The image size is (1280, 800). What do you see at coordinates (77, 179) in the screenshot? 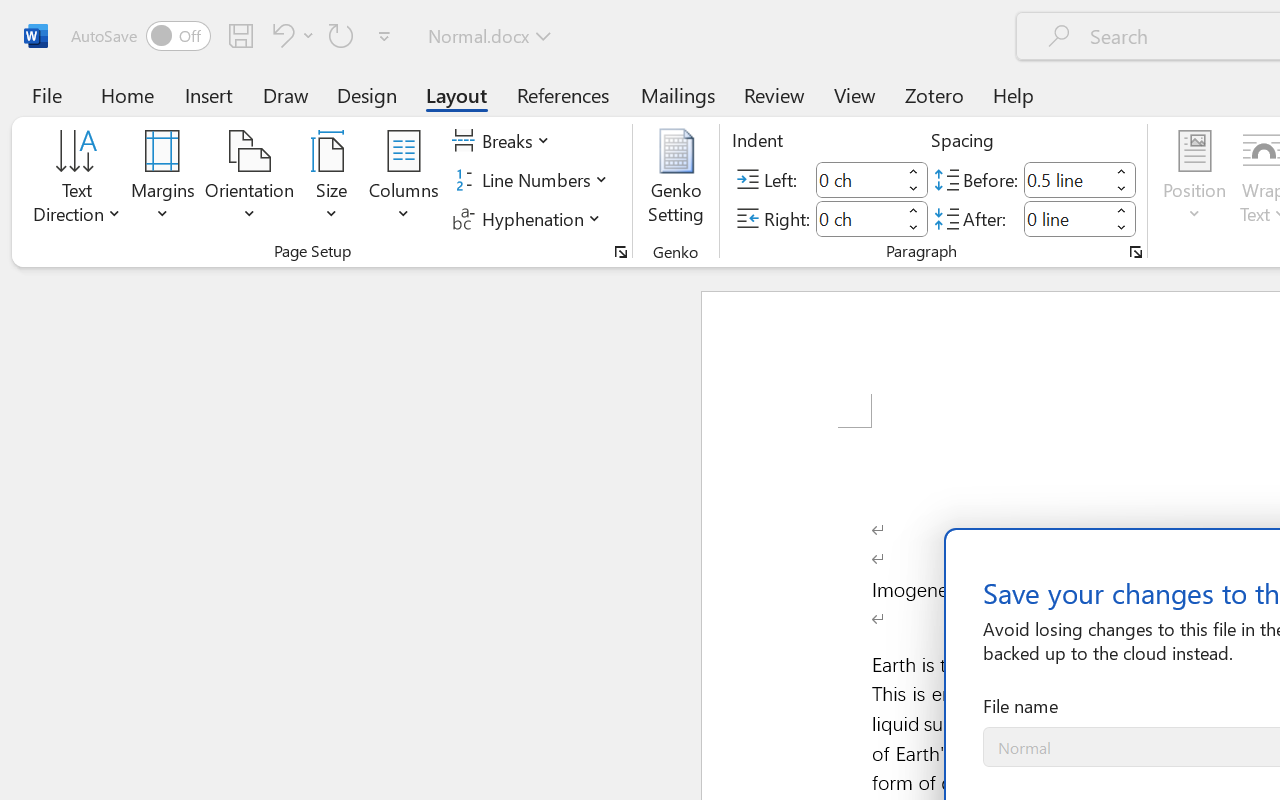
I see `'Text Direction'` at bounding box center [77, 179].